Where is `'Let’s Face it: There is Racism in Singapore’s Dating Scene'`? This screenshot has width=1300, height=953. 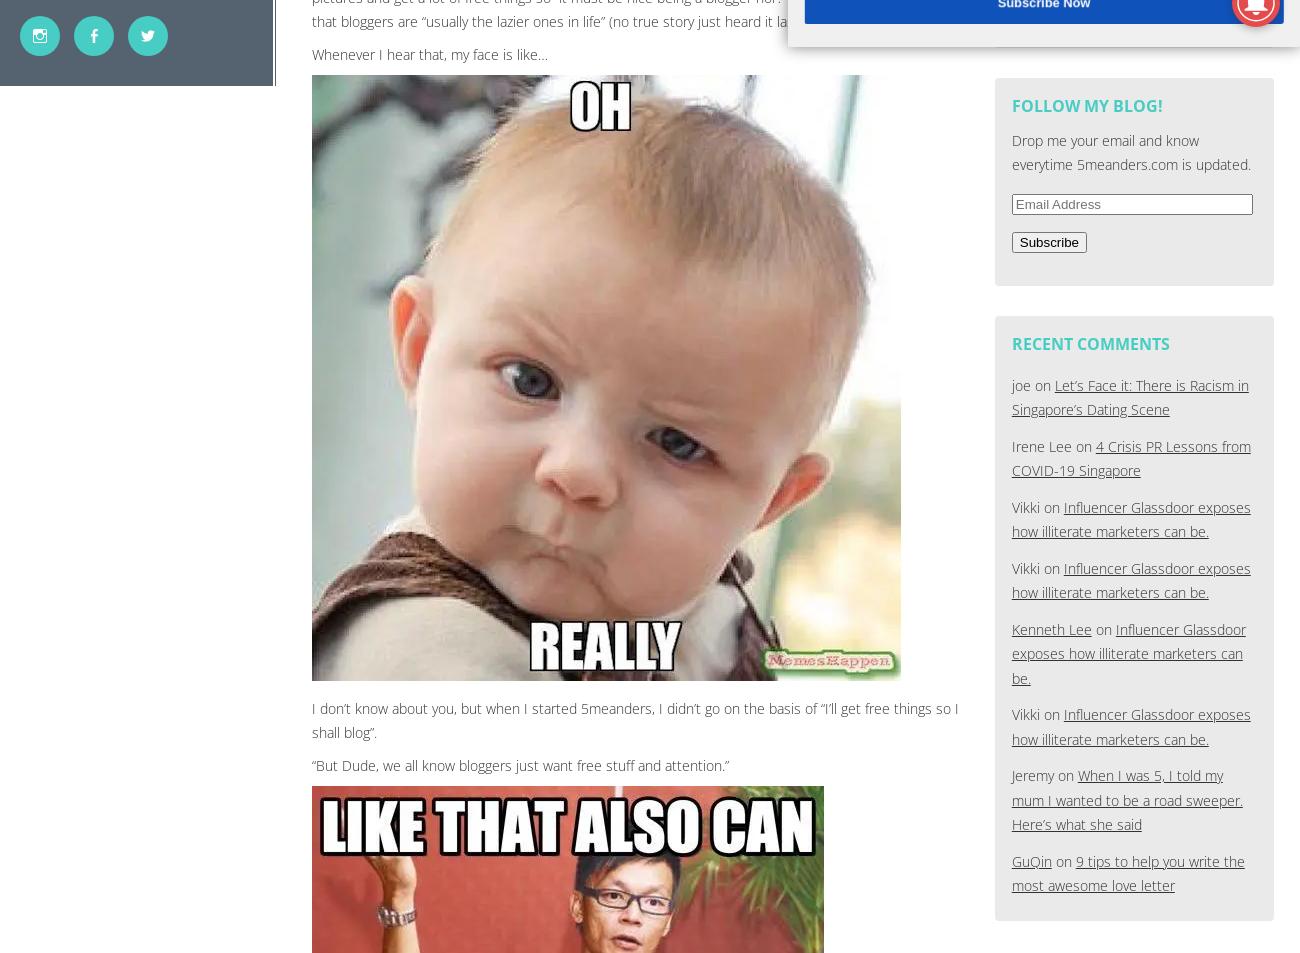
'Let’s Face it: There is Racism in Singapore’s Dating Scene' is located at coordinates (1010, 396).